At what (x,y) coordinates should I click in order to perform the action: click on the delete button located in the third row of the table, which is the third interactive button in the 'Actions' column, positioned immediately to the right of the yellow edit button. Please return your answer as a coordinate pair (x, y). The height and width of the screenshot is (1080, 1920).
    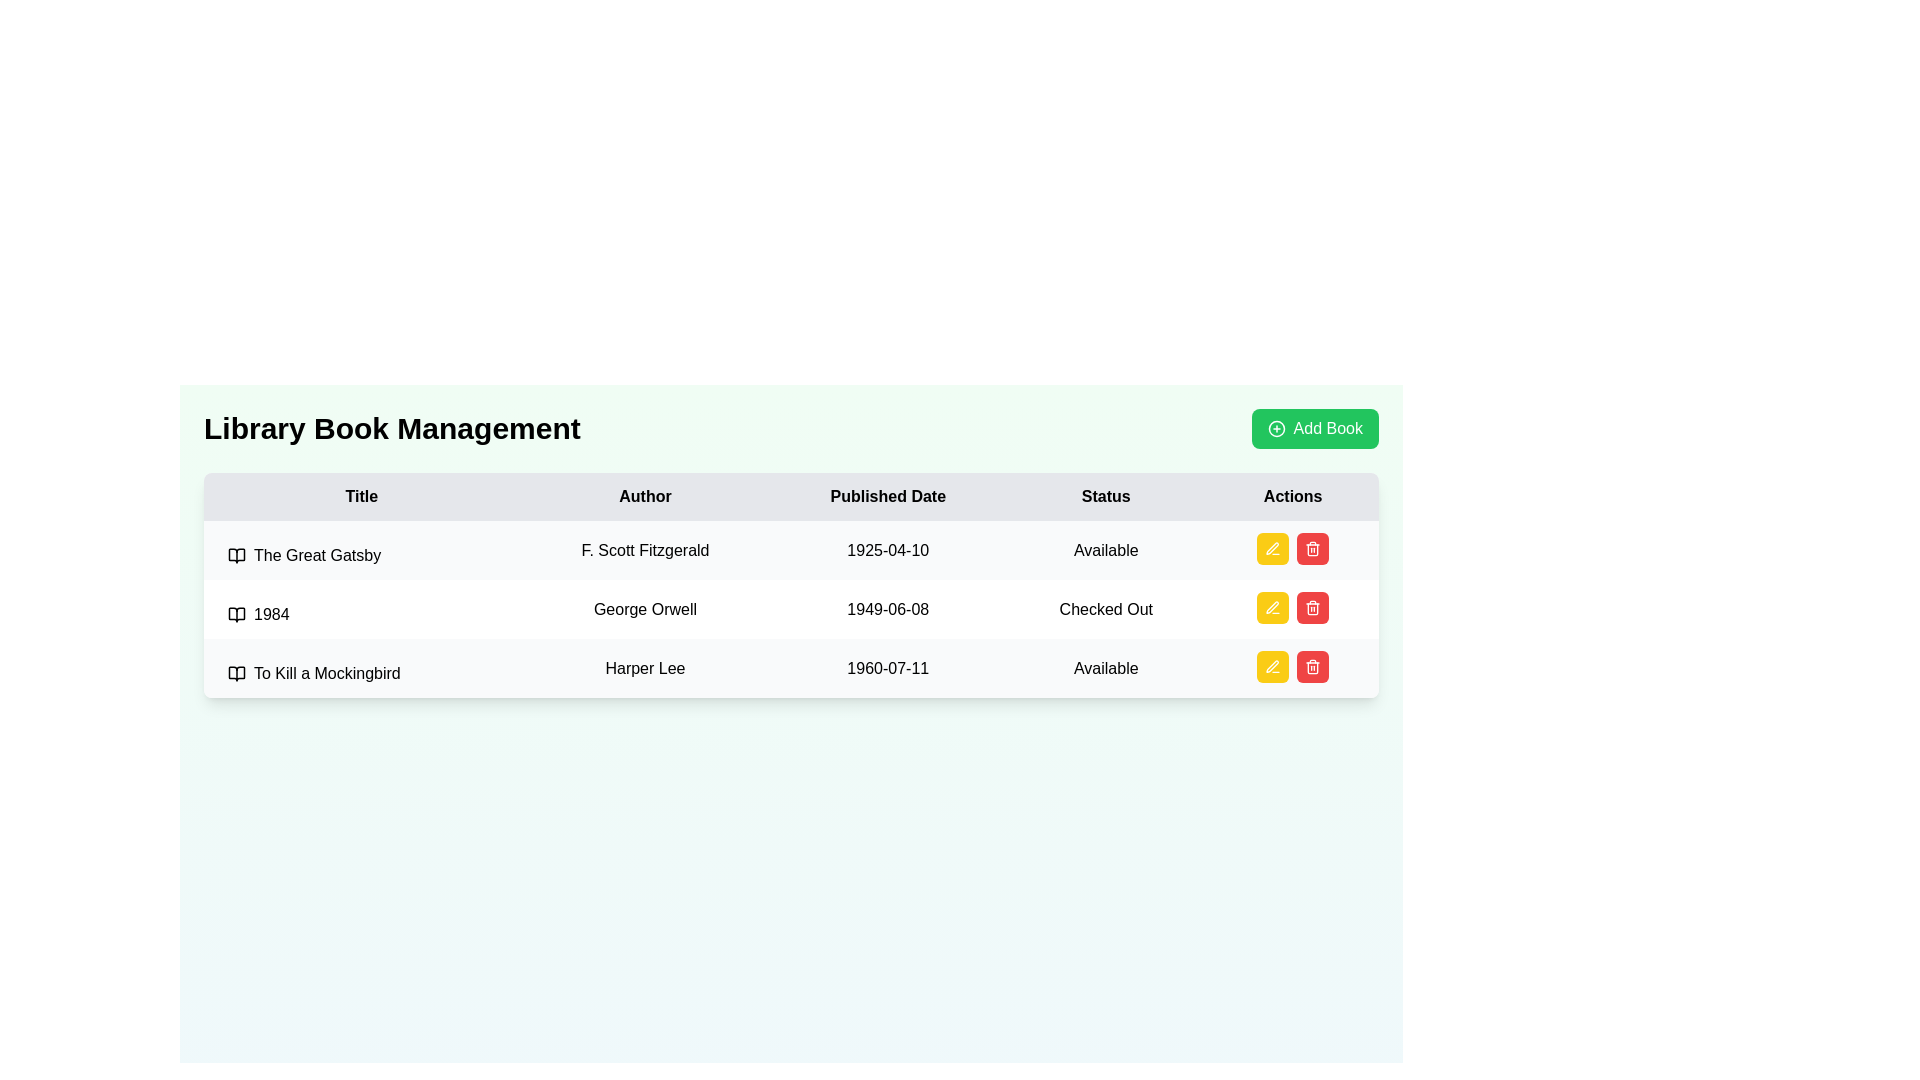
    Looking at the image, I should click on (1313, 548).